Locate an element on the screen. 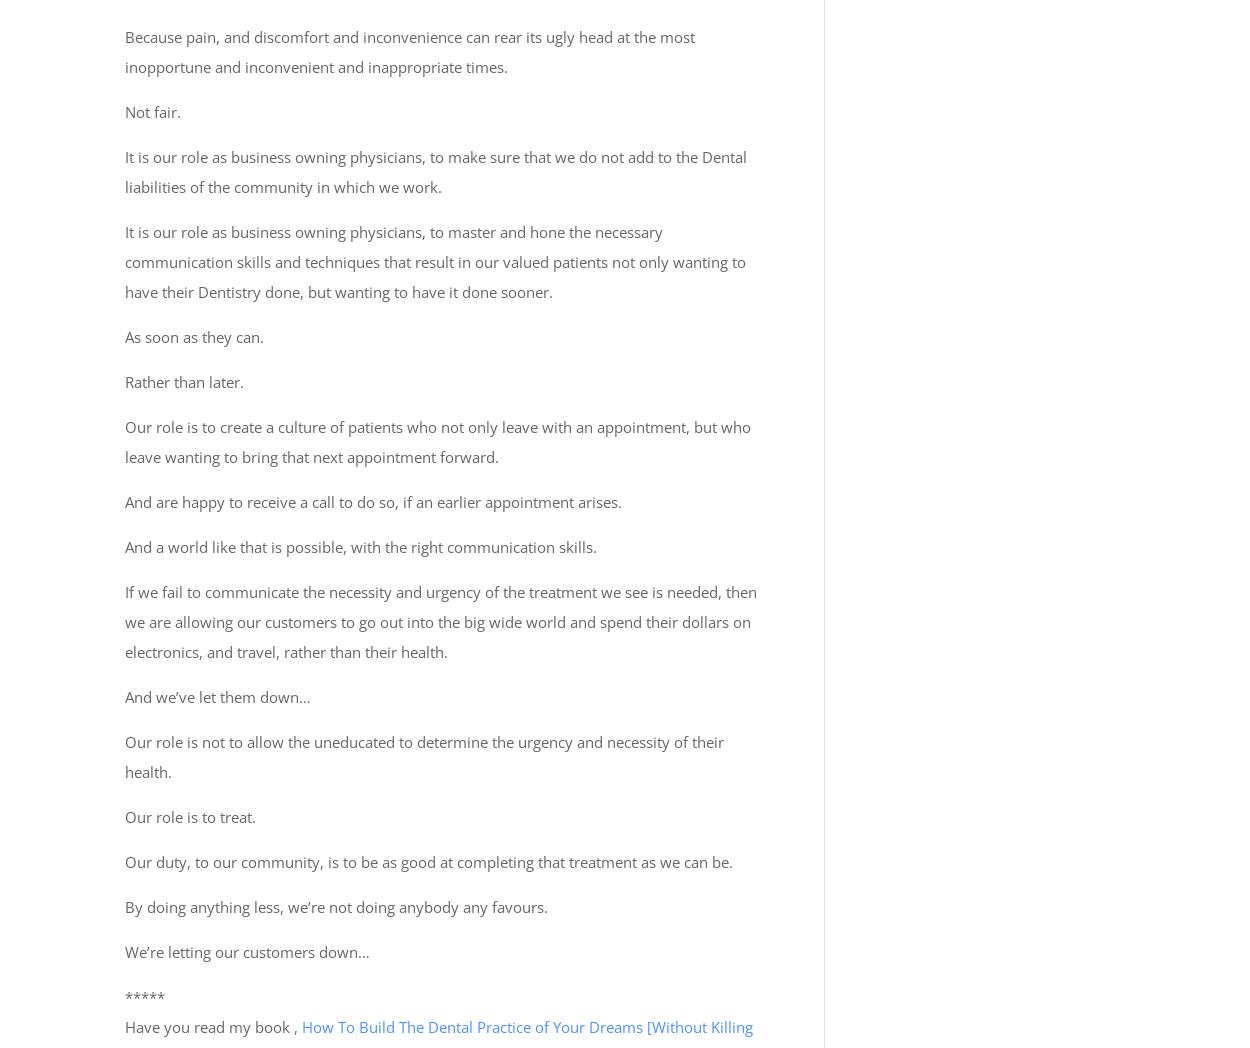 The image size is (1250, 1048). 'By doing anything less, we’re not doing anybody any favours.' is located at coordinates (335, 906).